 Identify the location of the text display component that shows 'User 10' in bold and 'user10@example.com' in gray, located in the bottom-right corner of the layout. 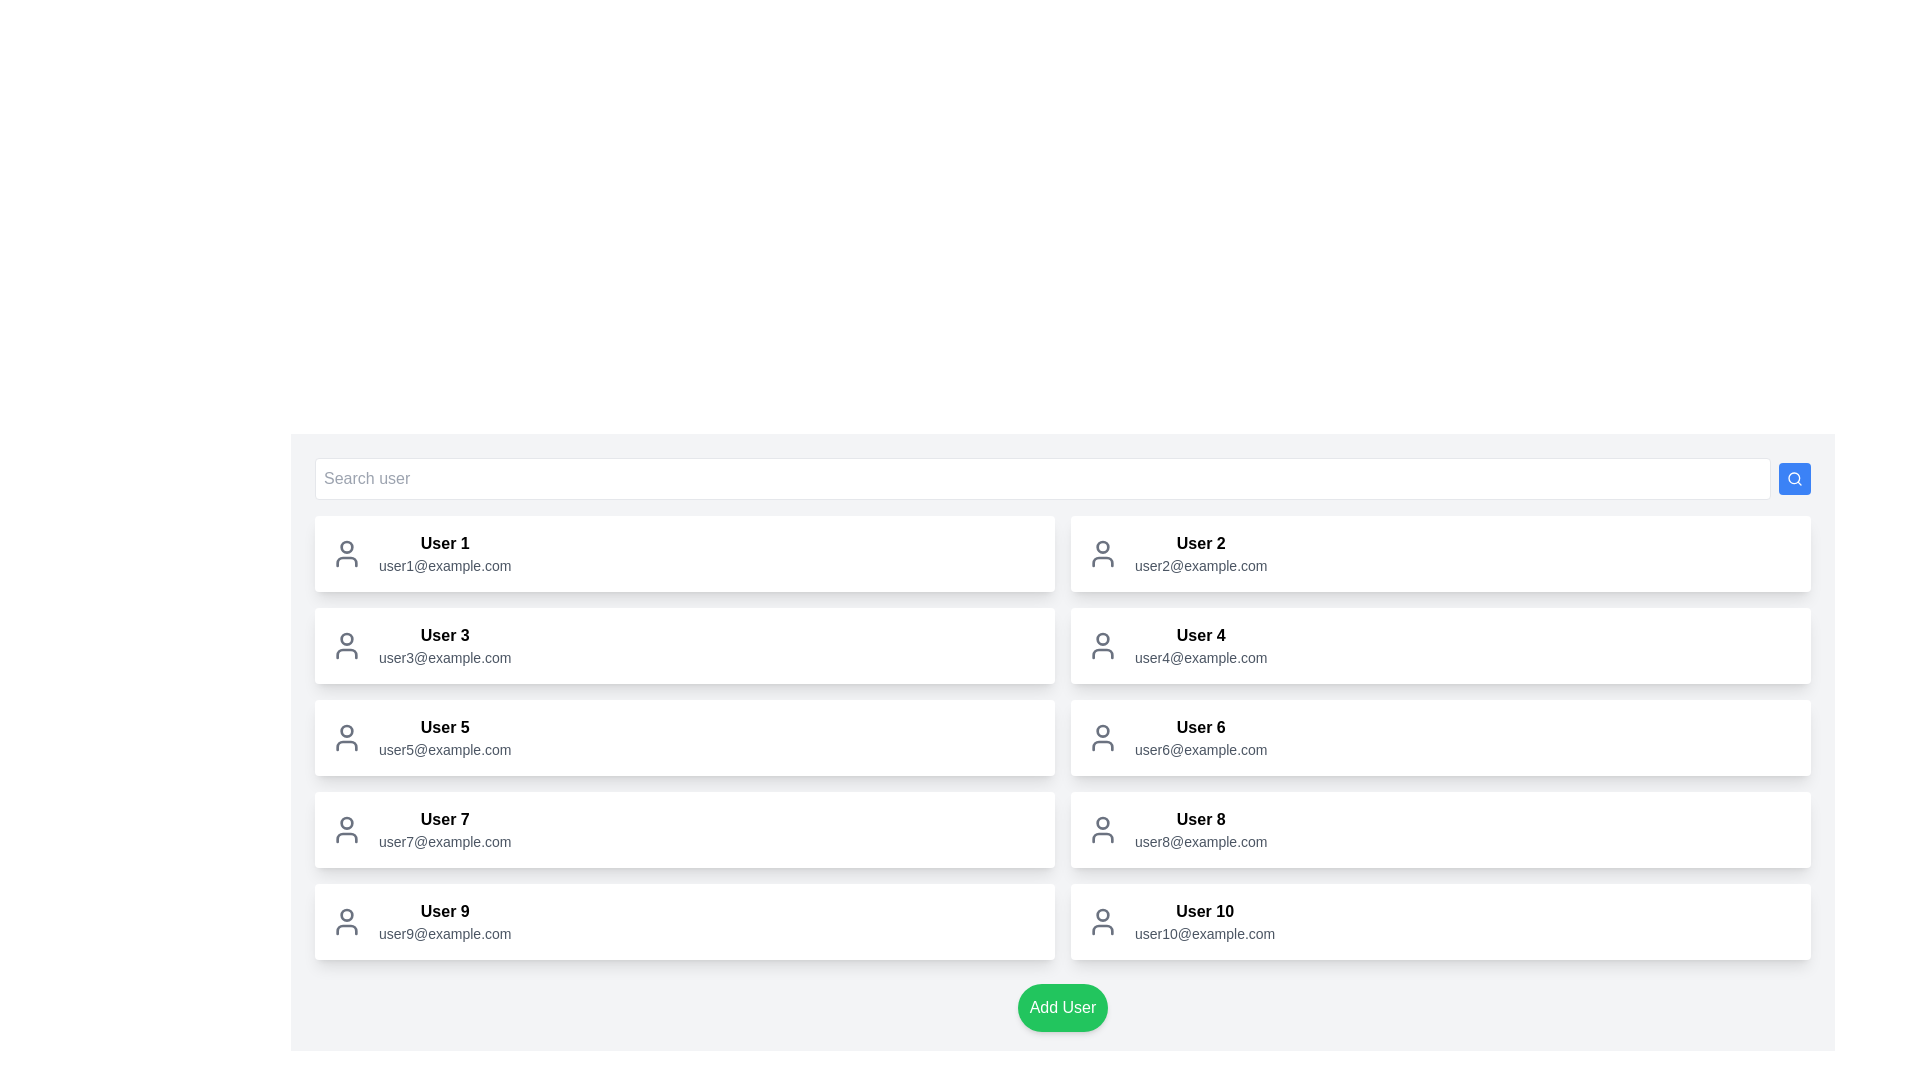
(1204, 921).